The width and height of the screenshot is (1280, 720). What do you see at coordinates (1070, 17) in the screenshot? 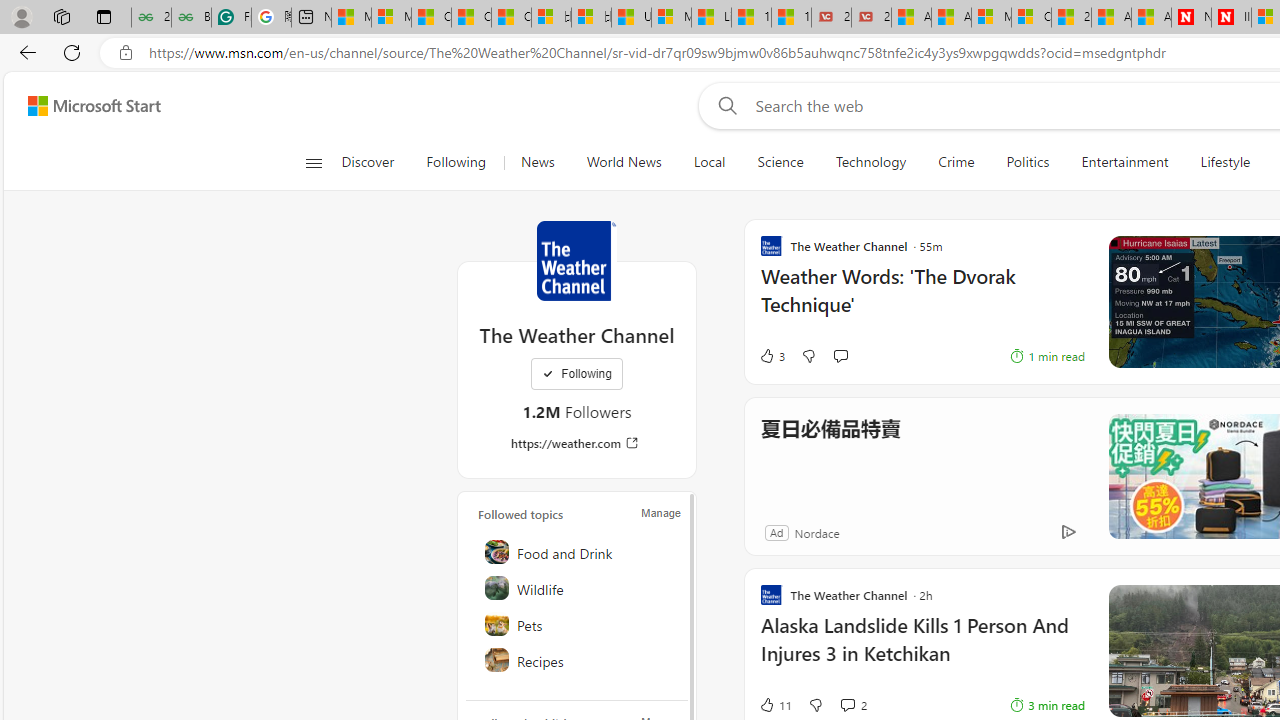
I see `'20 Ways to Boost Your Protein Intake at Every Meal'` at bounding box center [1070, 17].